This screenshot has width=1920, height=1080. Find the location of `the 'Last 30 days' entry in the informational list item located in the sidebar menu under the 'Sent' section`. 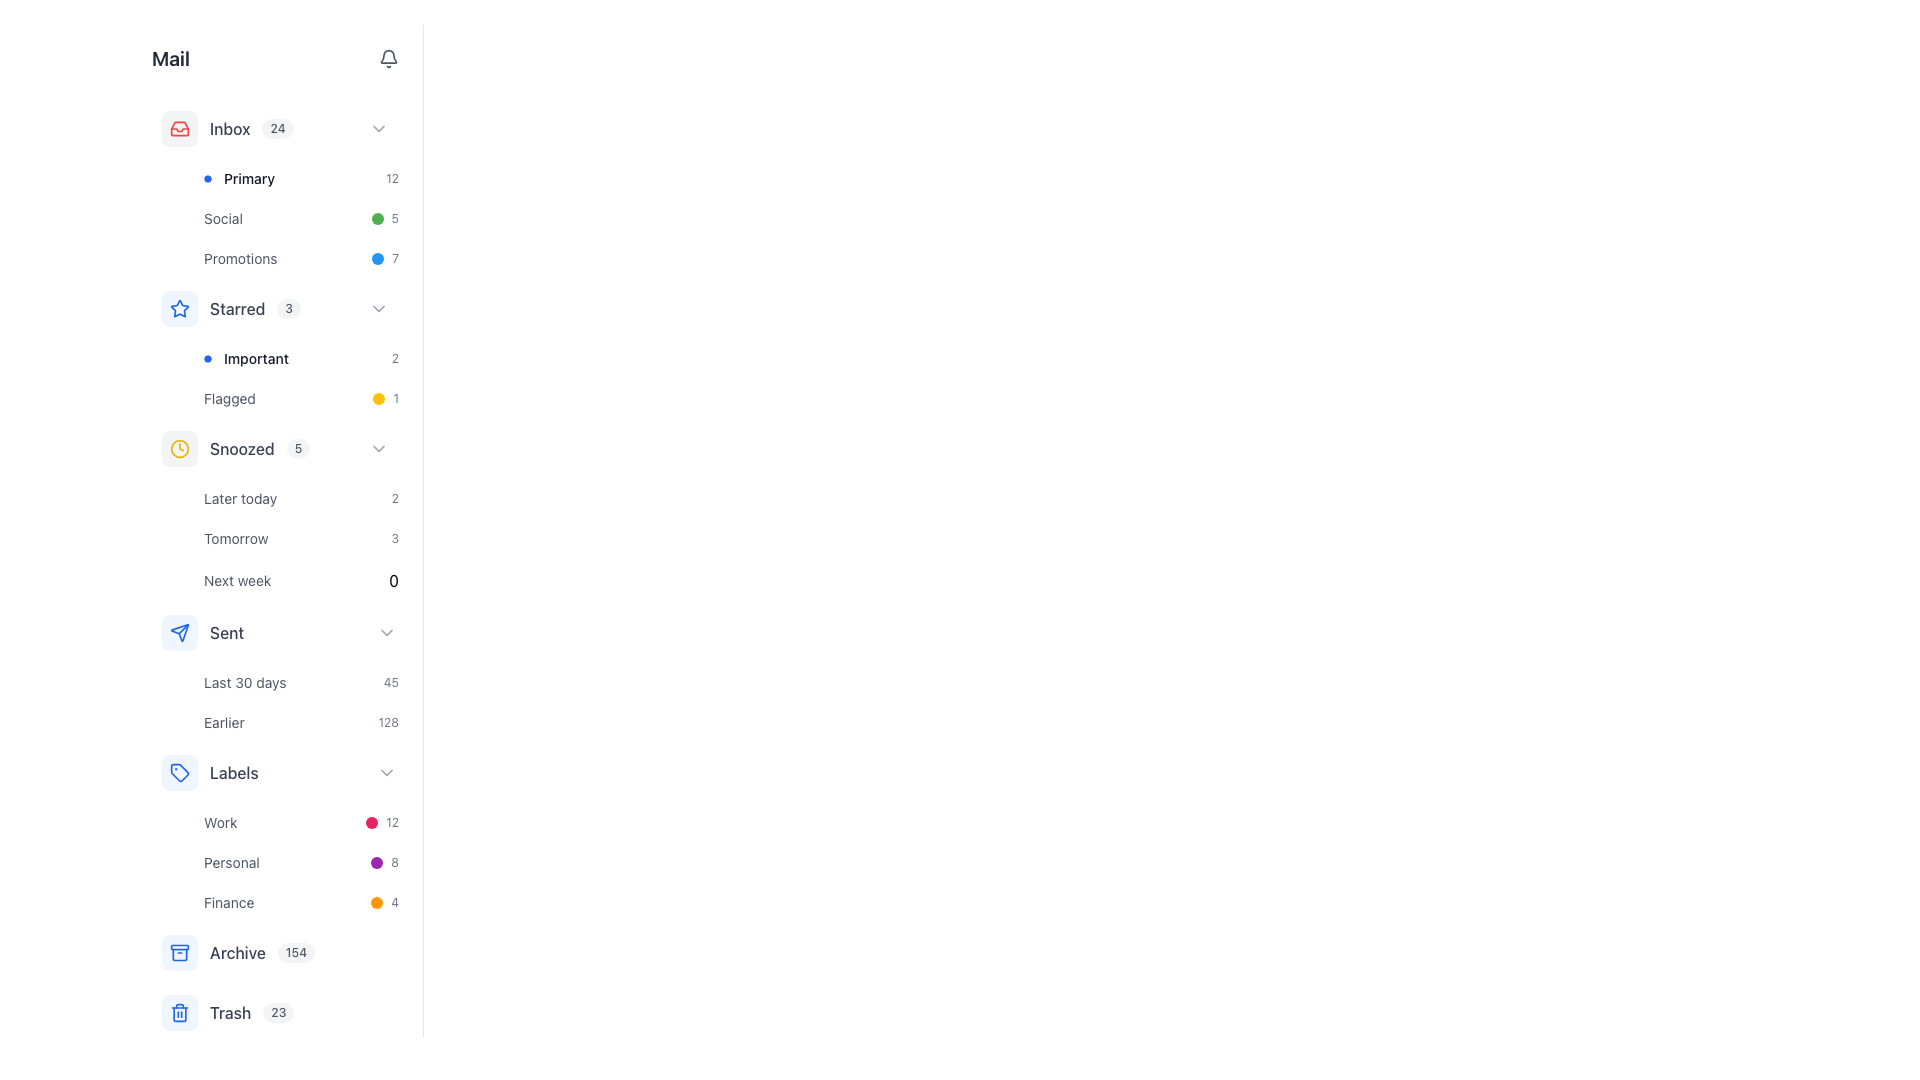

the 'Last 30 days' entry in the informational list item located in the sidebar menu under the 'Sent' section is located at coordinates (300, 701).